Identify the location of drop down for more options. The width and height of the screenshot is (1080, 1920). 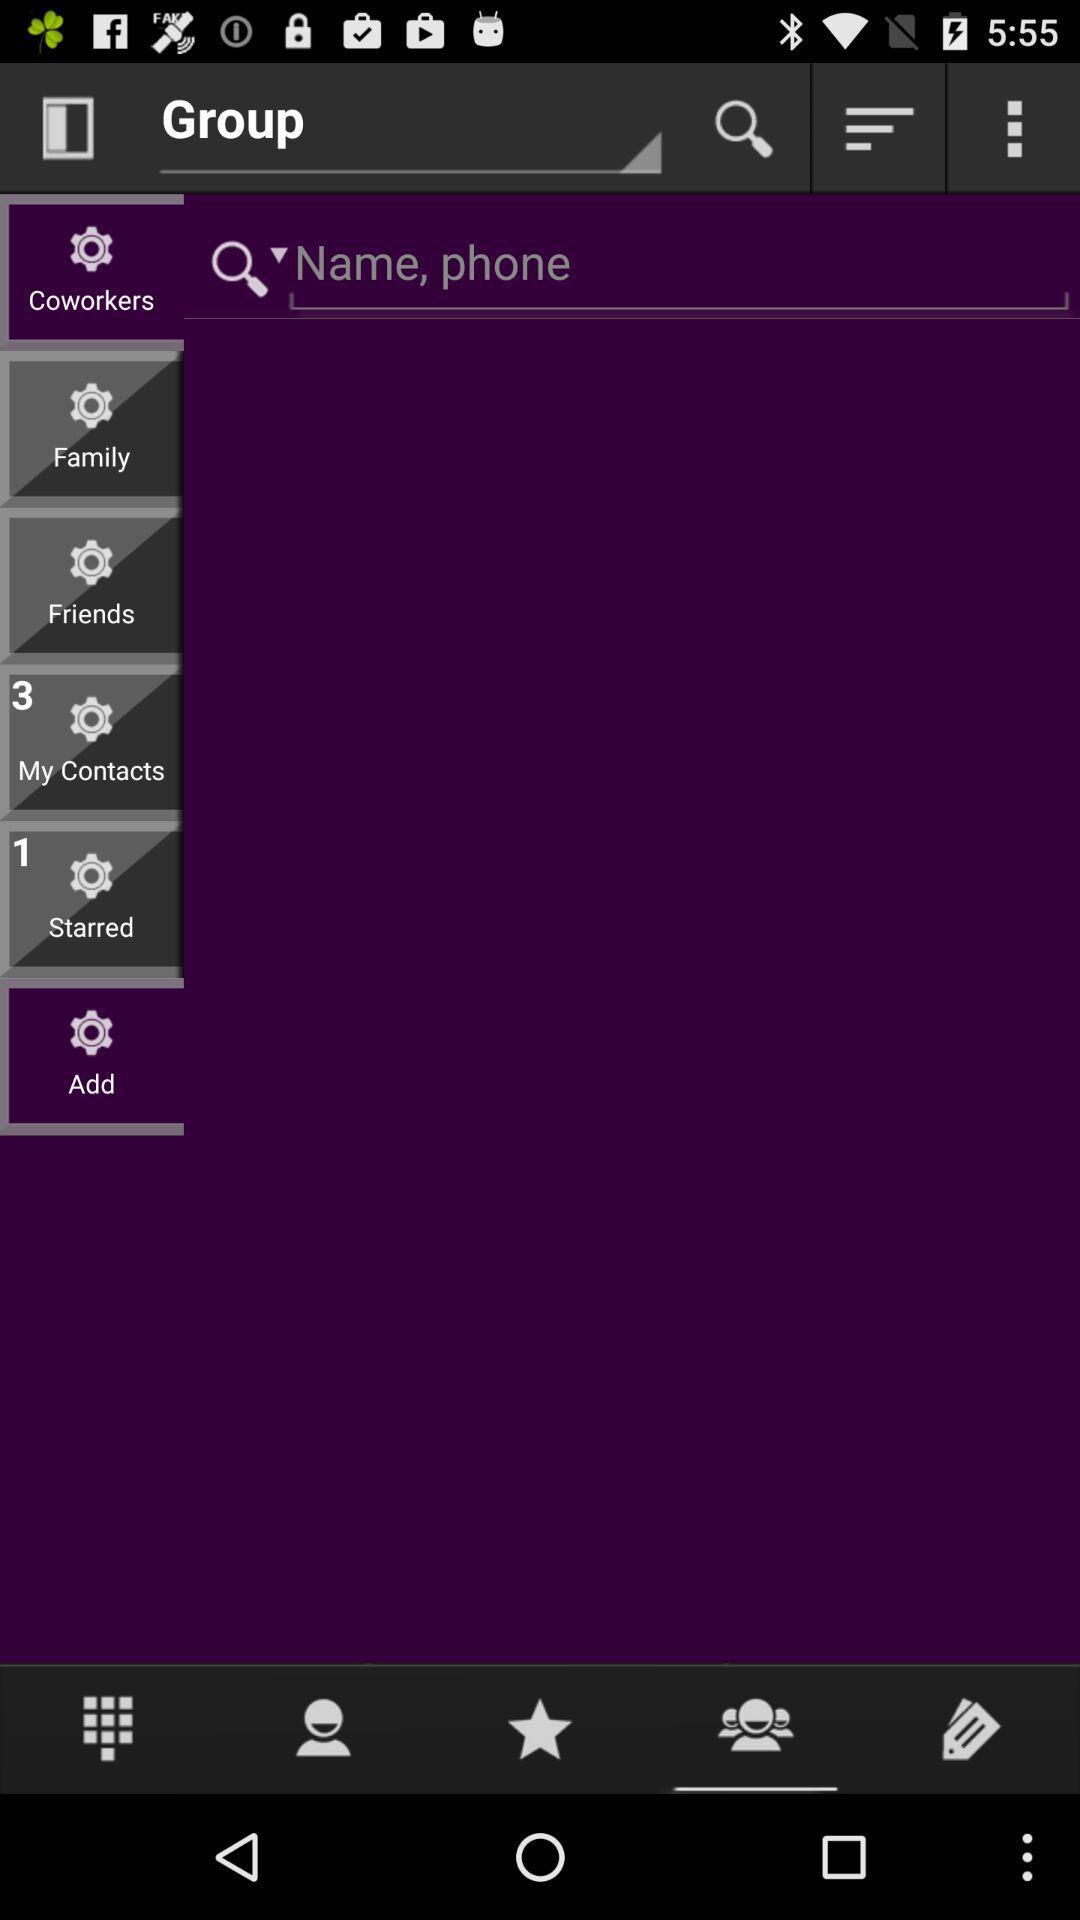
(878, 127).